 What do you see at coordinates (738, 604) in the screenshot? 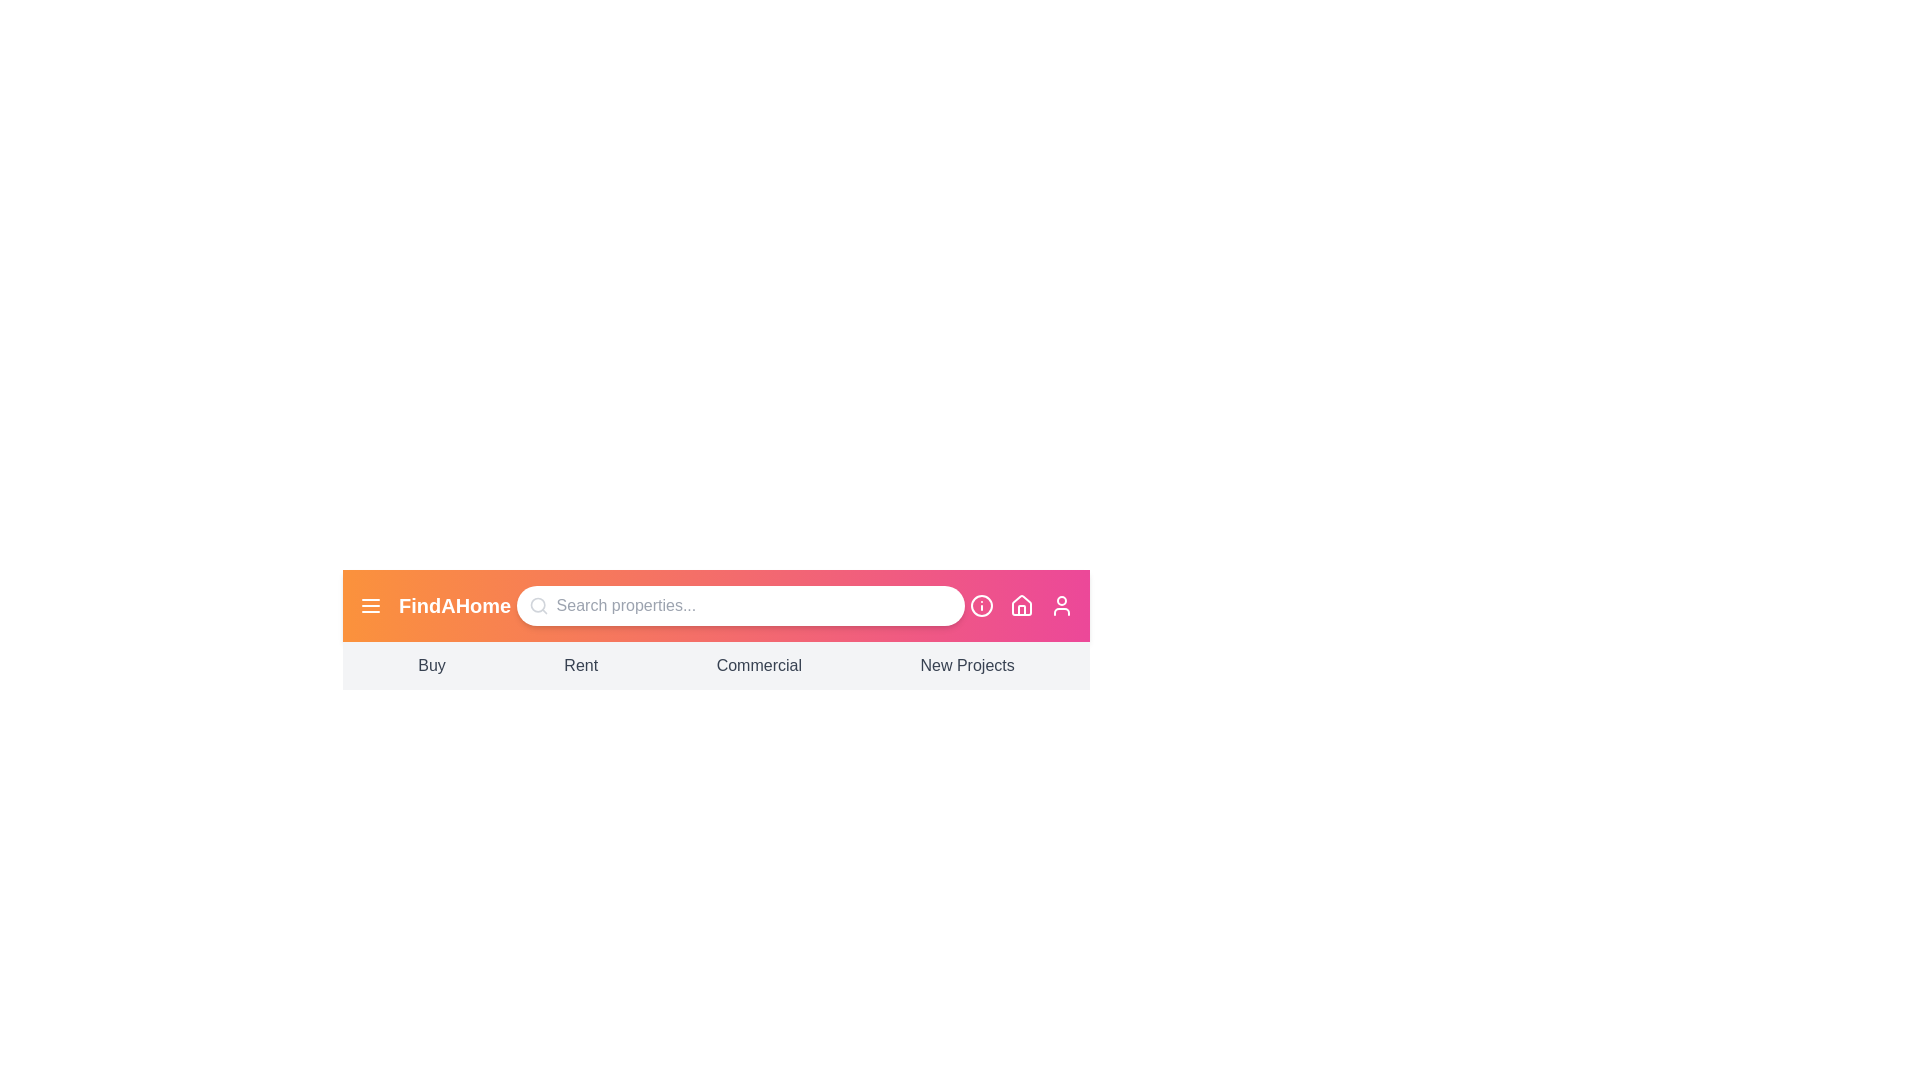
I see `the search input field to focus it` at bounding box center [738, 604].